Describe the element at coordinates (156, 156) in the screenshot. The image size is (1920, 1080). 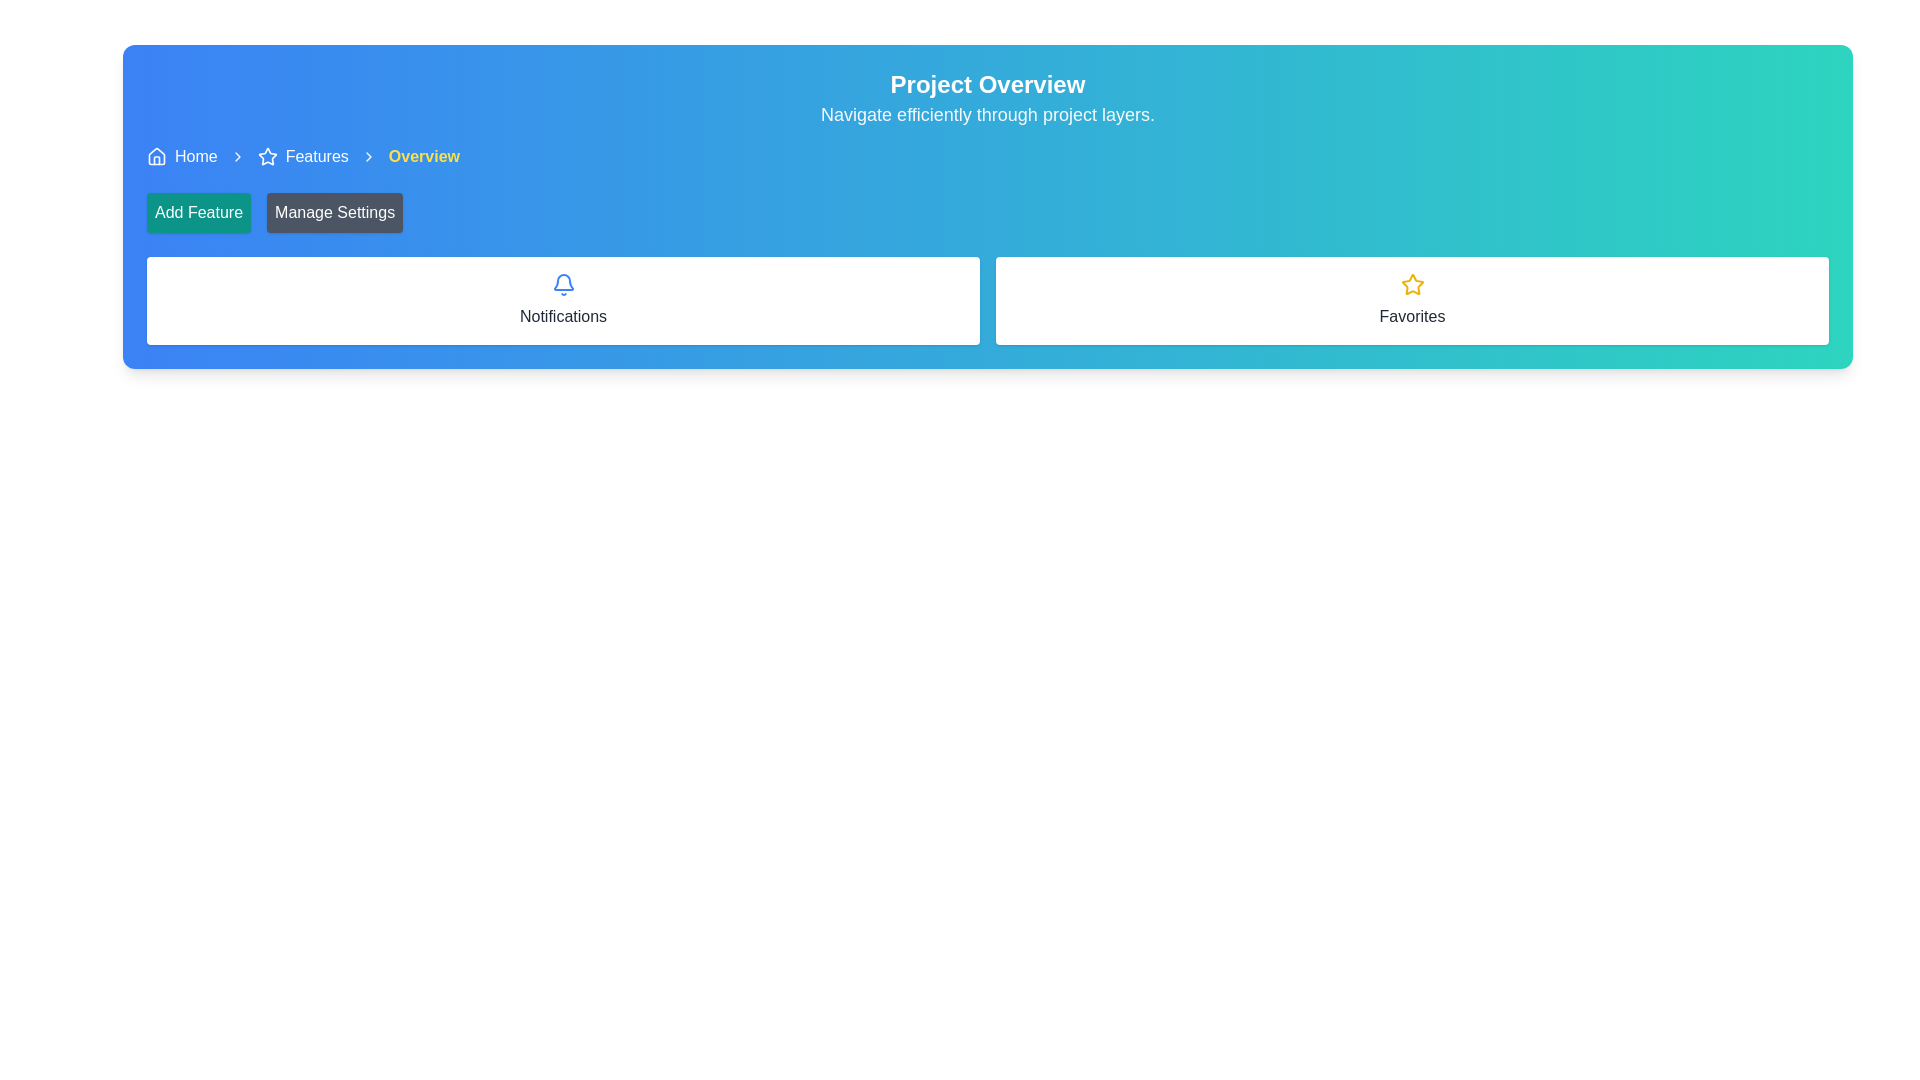
I see `the 'Home' icon located in the top-left corner of the interface` at that location.